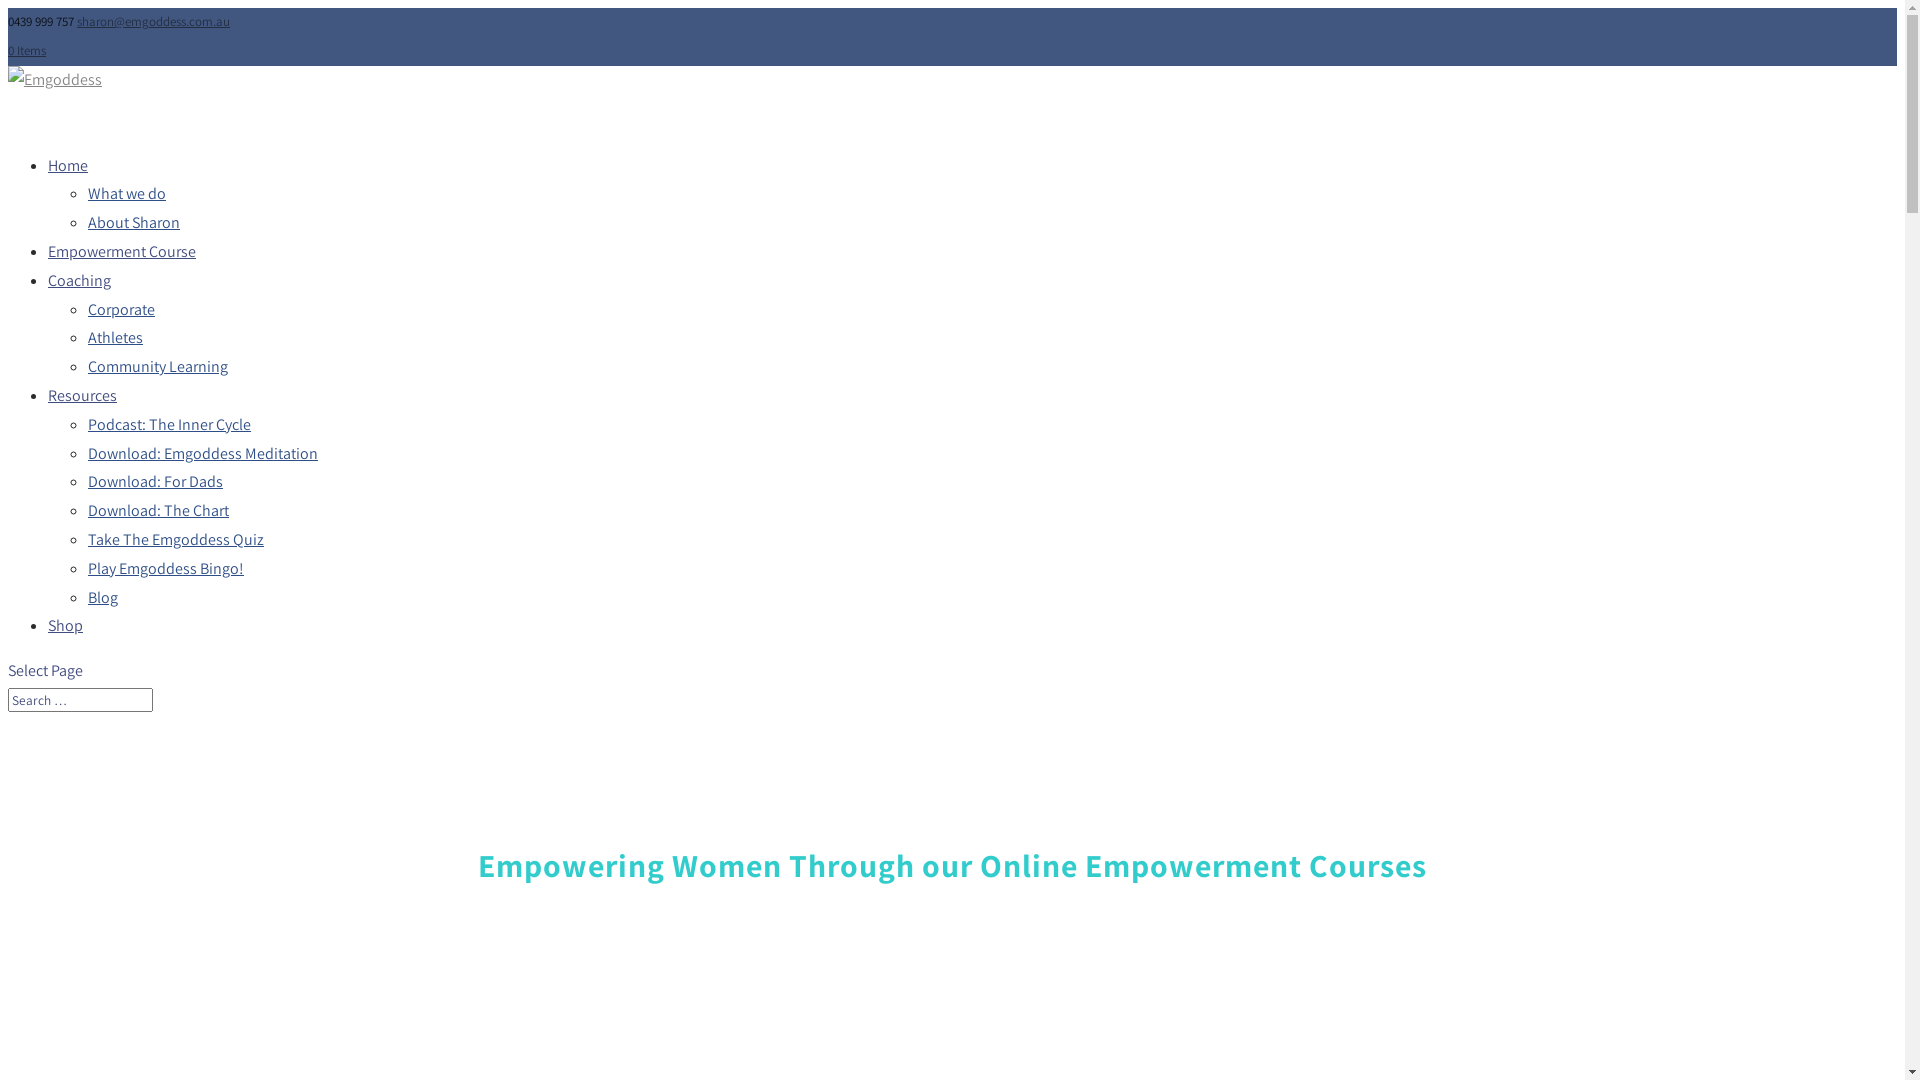  Describe the element at coordinates (86, 568) in the screenshot. I see `'Play Emgoddess Bingo!'` at that location.